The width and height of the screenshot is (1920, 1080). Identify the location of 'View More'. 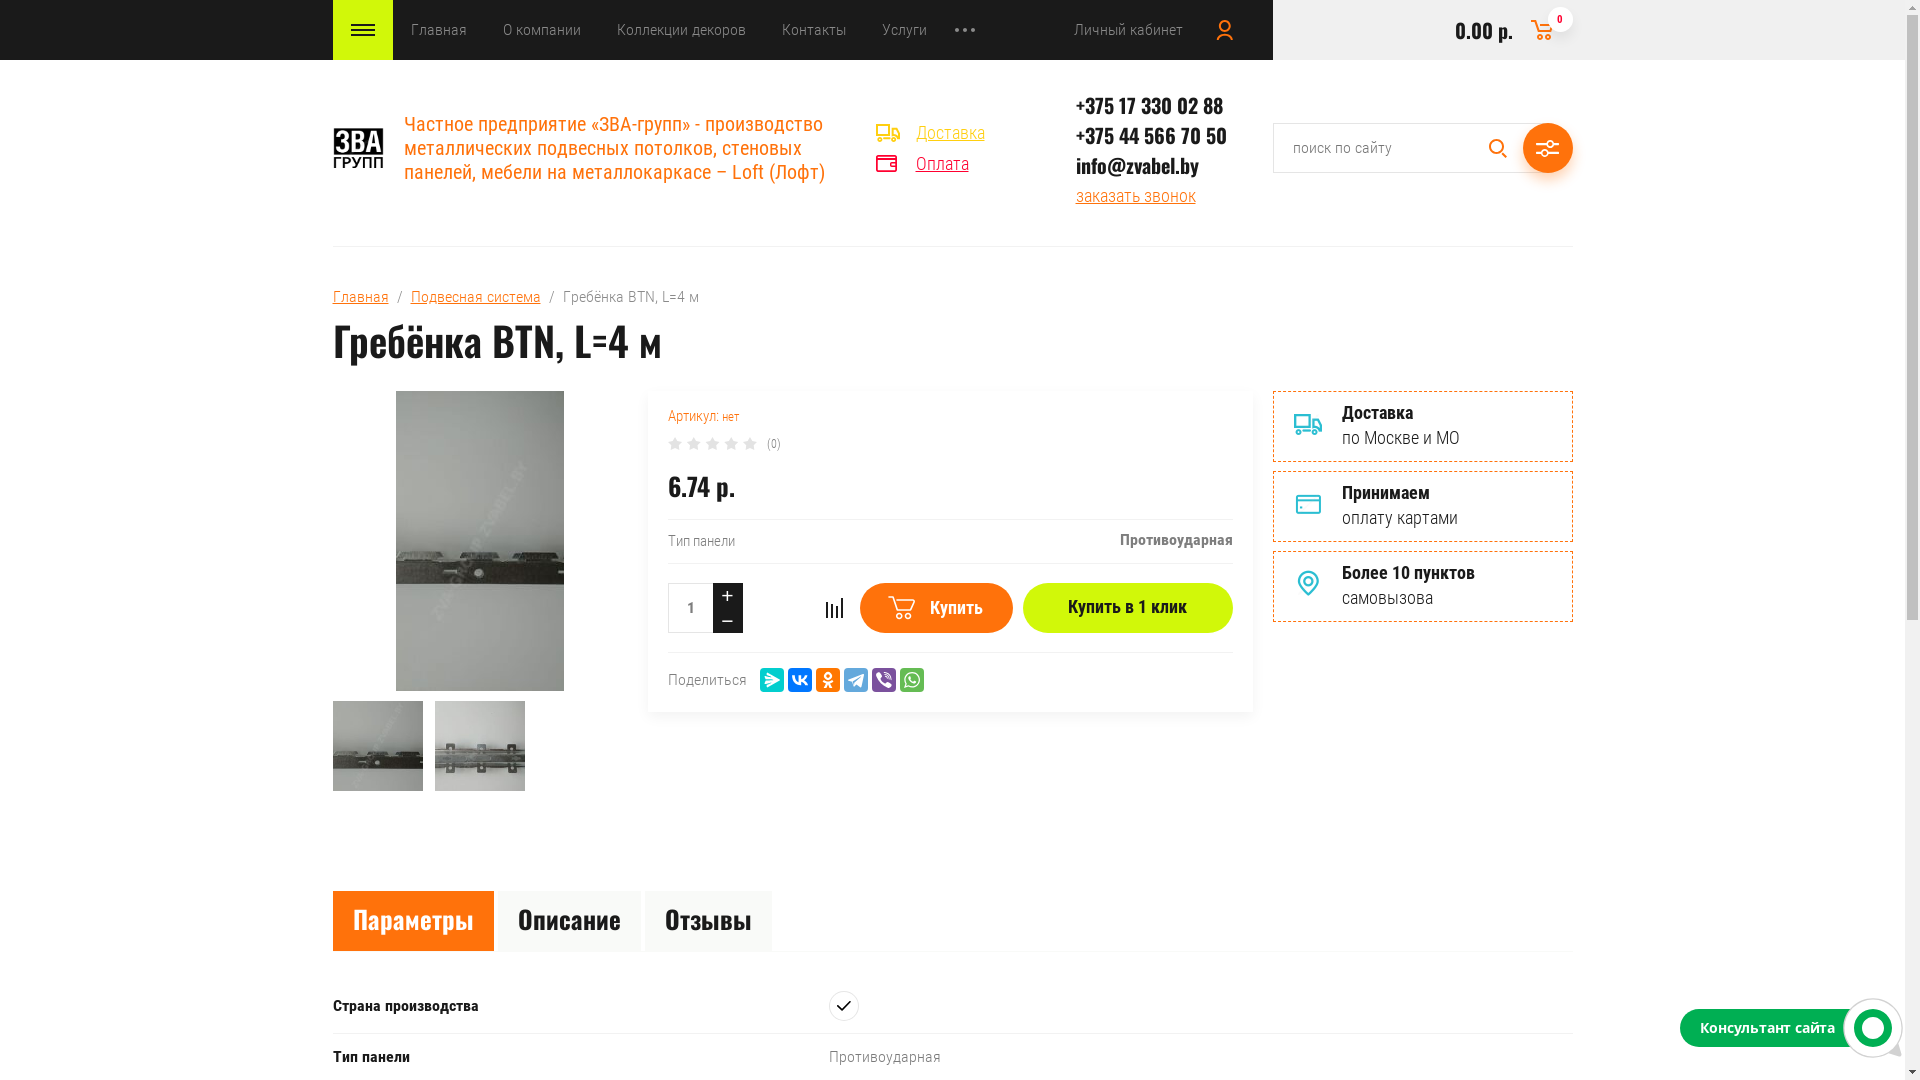
(964, 30).